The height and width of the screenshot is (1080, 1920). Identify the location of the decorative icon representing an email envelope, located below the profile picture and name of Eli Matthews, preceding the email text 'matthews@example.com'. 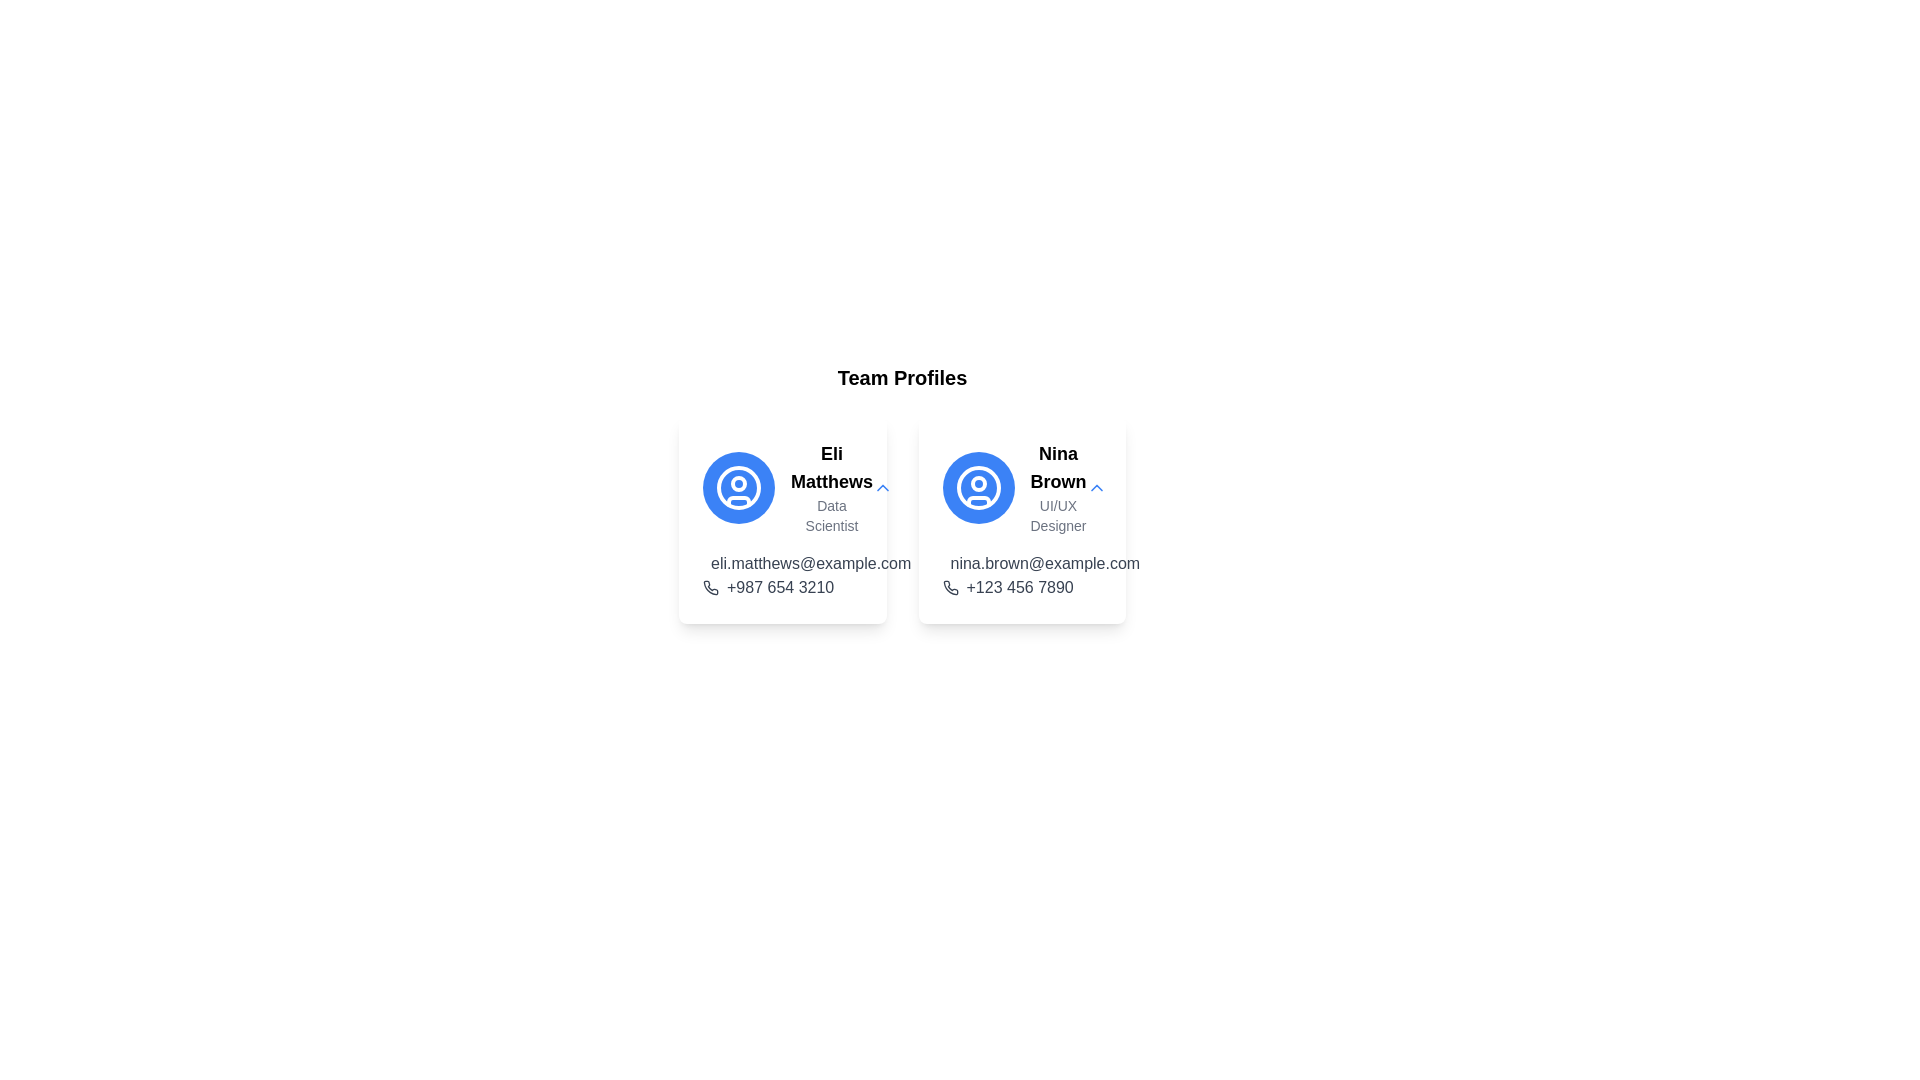
(715, 567).